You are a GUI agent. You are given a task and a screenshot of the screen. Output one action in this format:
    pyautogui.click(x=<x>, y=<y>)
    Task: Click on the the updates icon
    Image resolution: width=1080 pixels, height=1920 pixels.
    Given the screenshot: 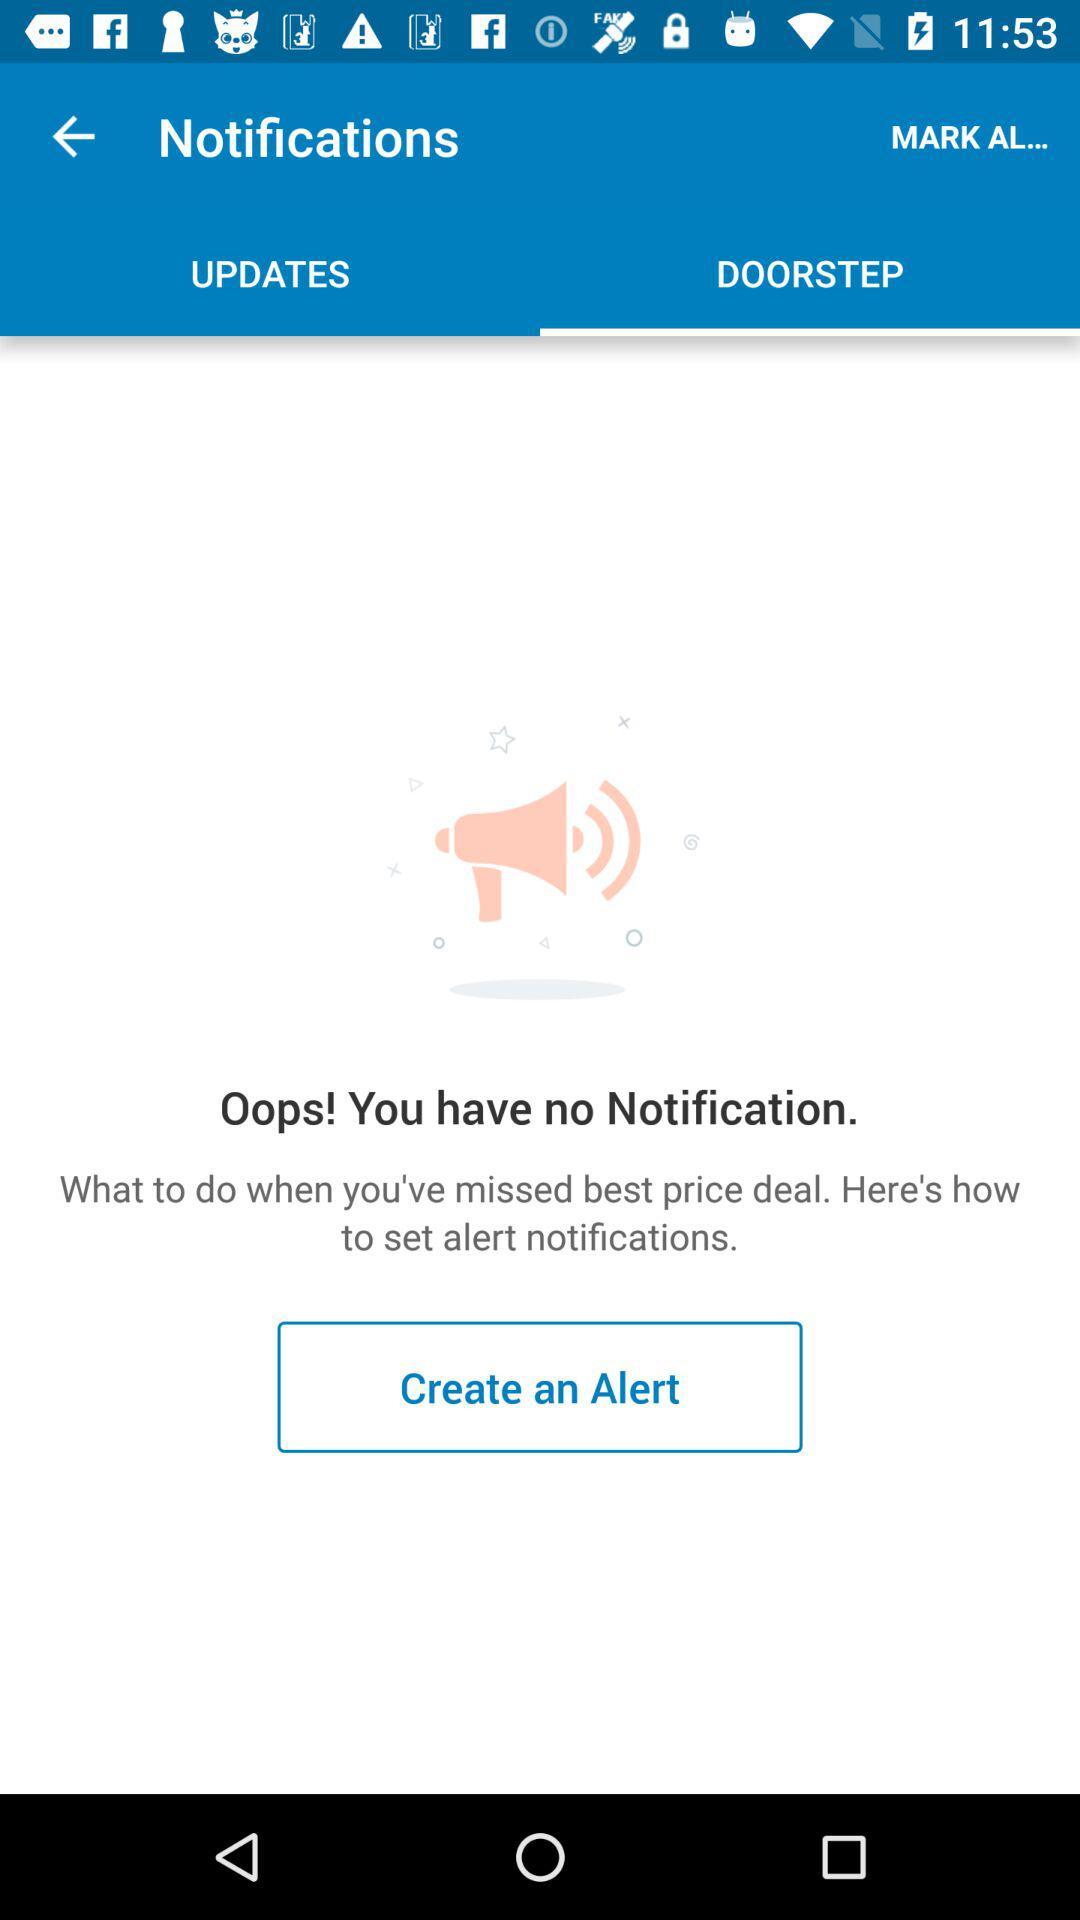 What is the action you would take?
    pyautogui.click(x=270, y=272)
    